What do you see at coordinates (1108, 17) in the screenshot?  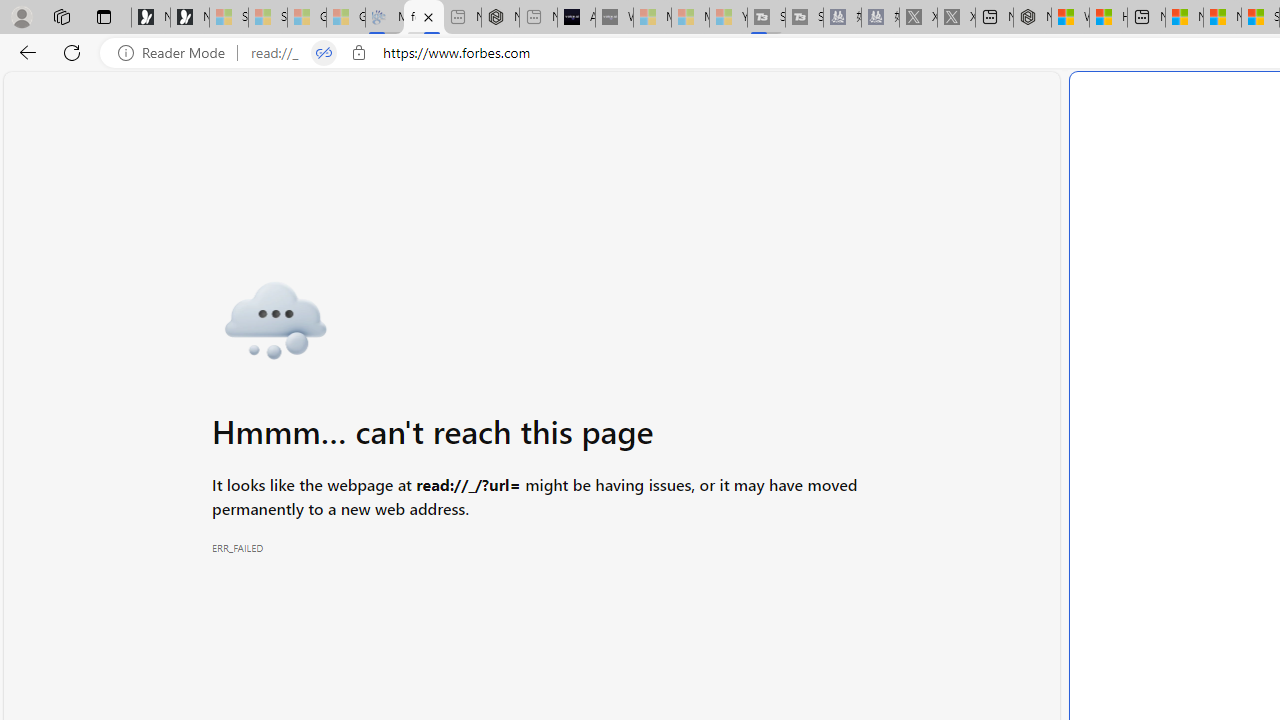 I see `'Huge shark washes ashore at New York City beach | Watch'` at bounding box center [1108, 17].